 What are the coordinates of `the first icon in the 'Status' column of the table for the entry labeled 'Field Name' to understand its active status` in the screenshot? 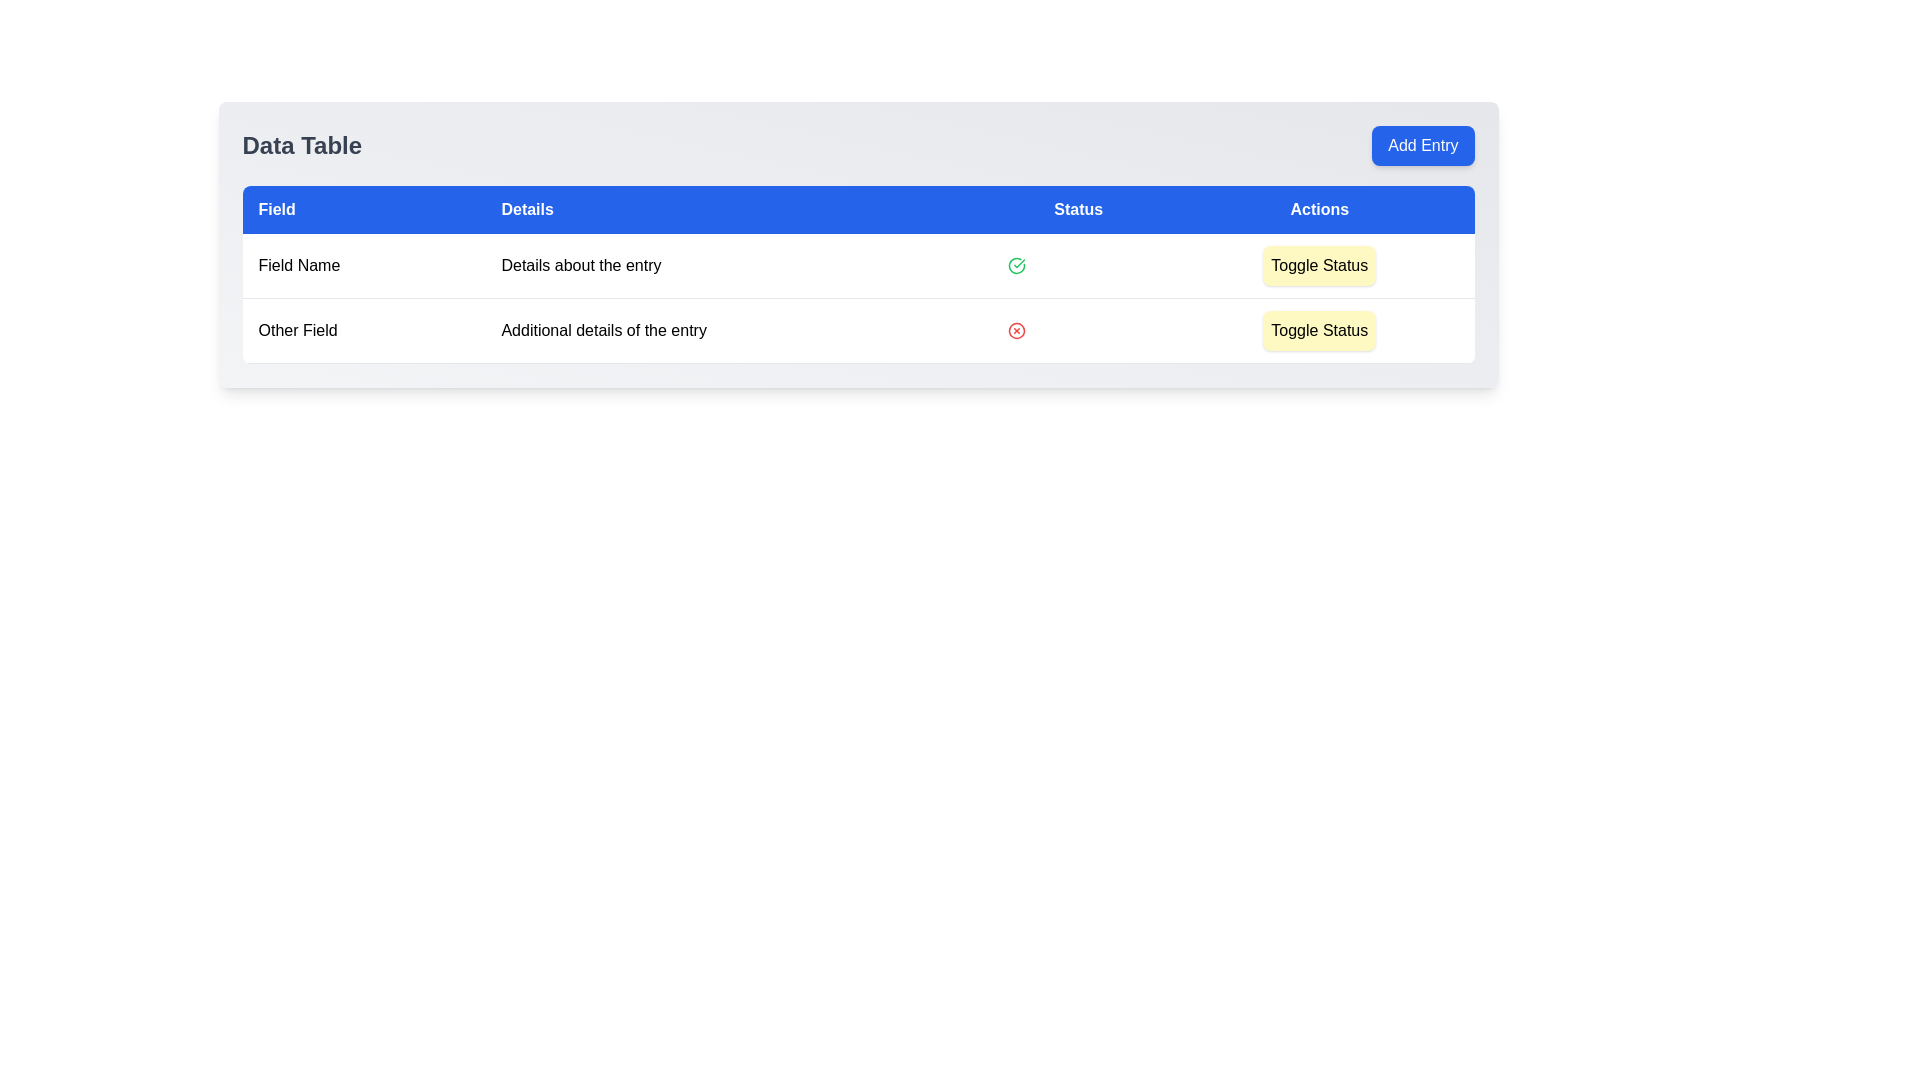 It's located at (1017, 265).